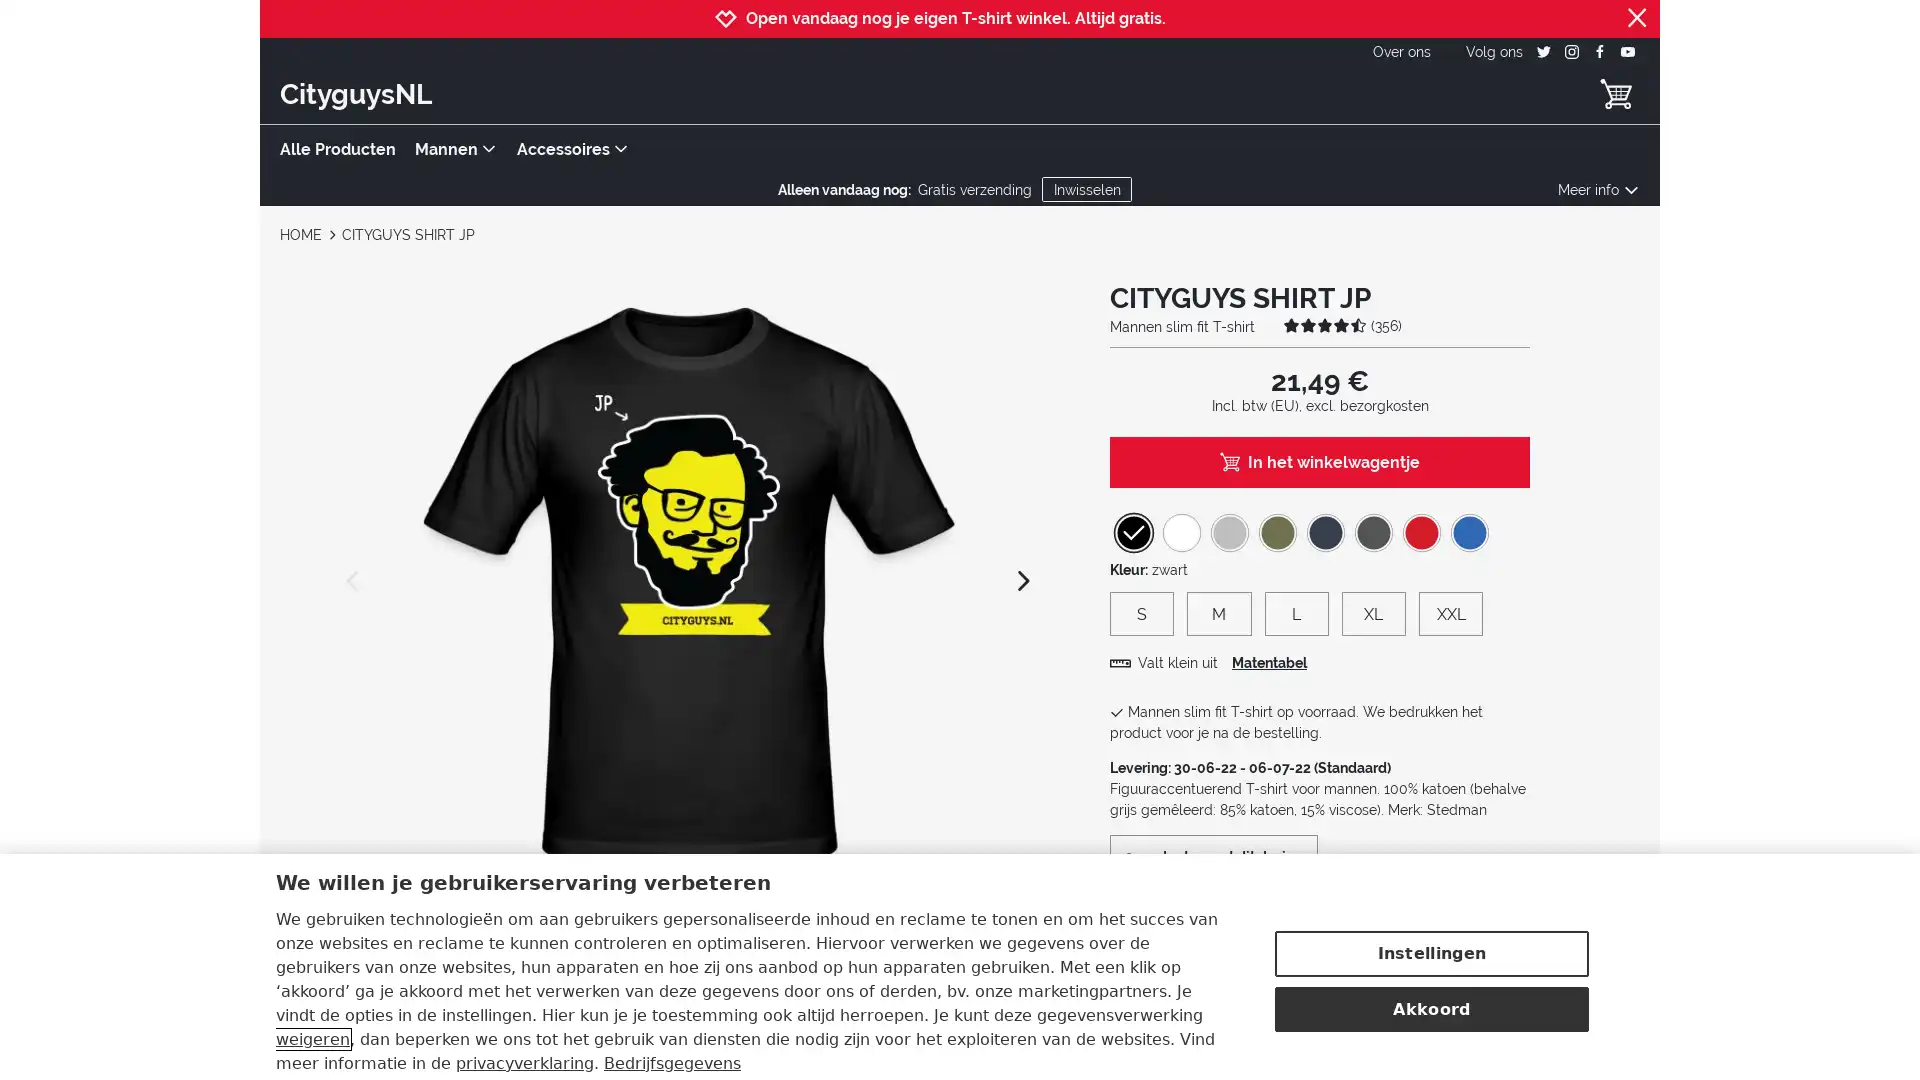 The image size is (1920, 1080). I want to click on XL, so click(1372, 612).